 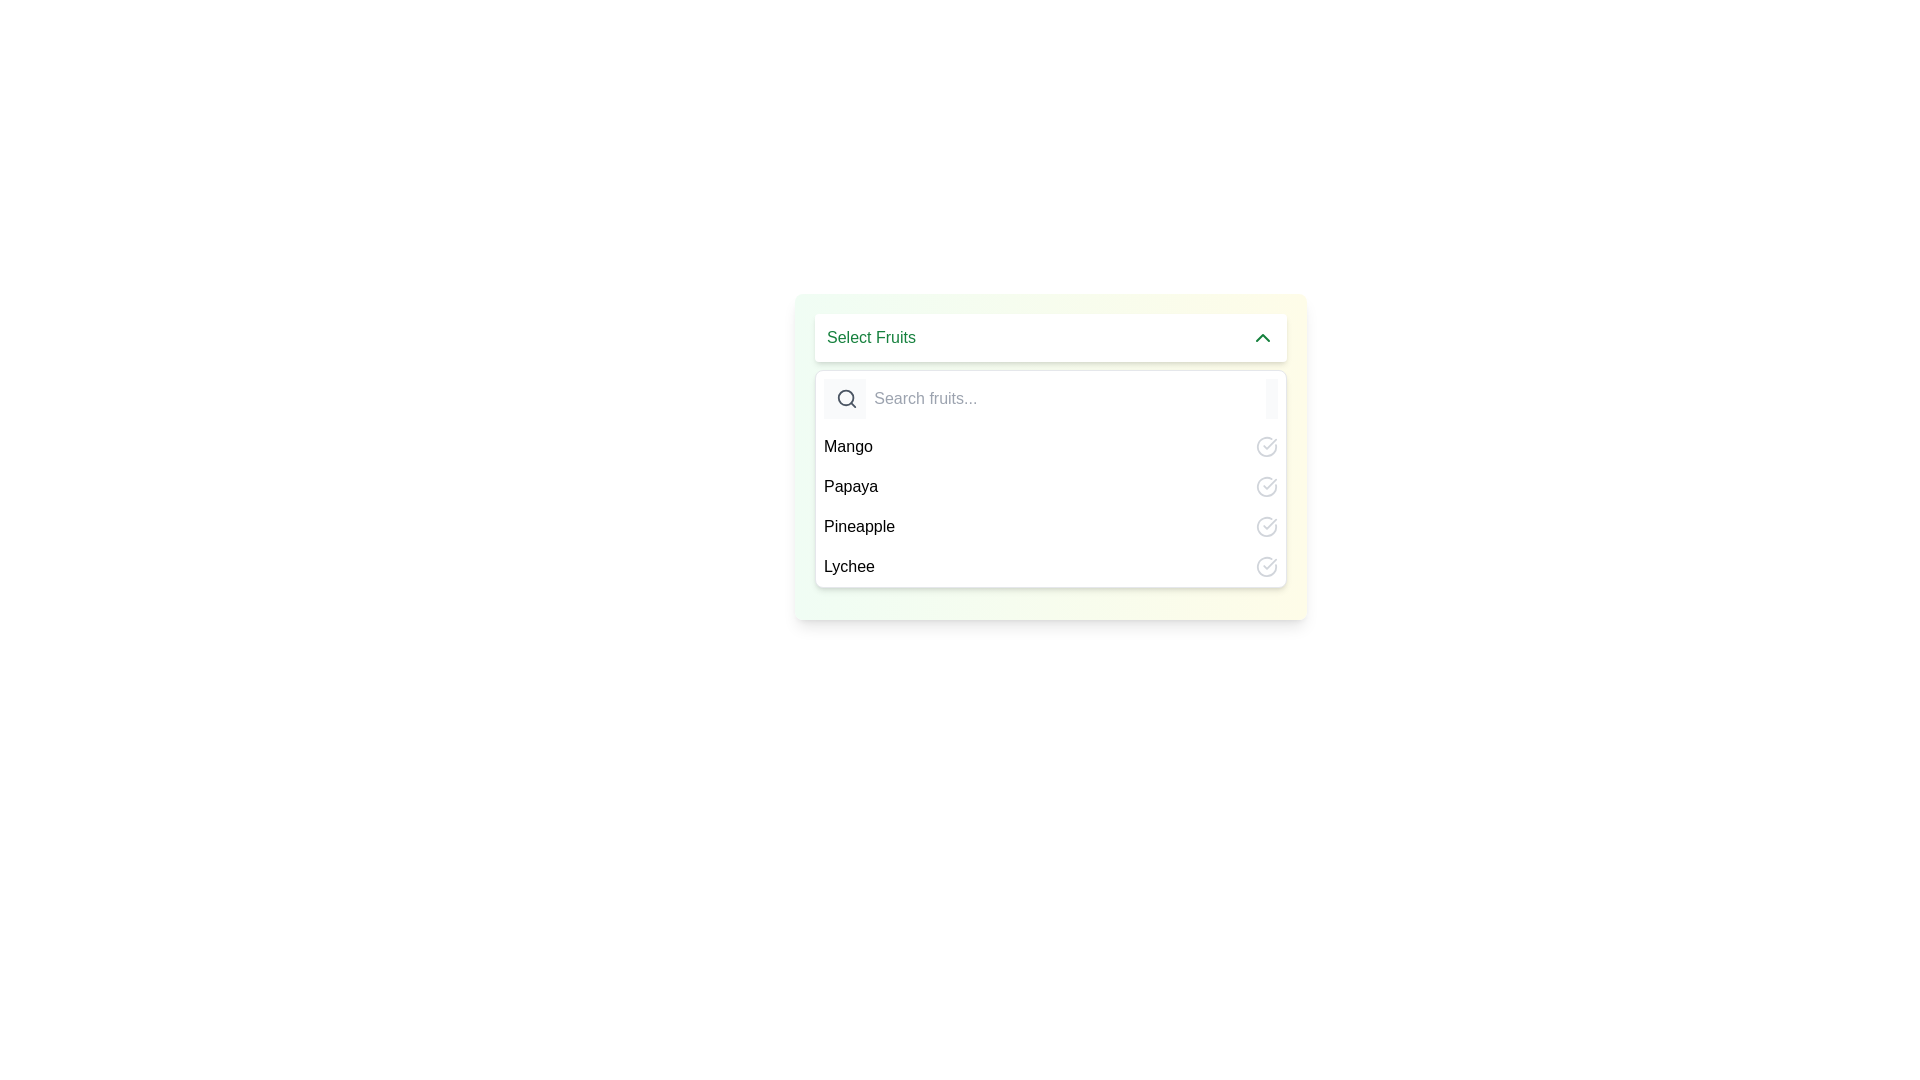 I want to click on the lens circle of the search icon located to the left inside the 'Search fruits...' input field, which is below the 'Select Fruits' header, so click(x=846, y=398).